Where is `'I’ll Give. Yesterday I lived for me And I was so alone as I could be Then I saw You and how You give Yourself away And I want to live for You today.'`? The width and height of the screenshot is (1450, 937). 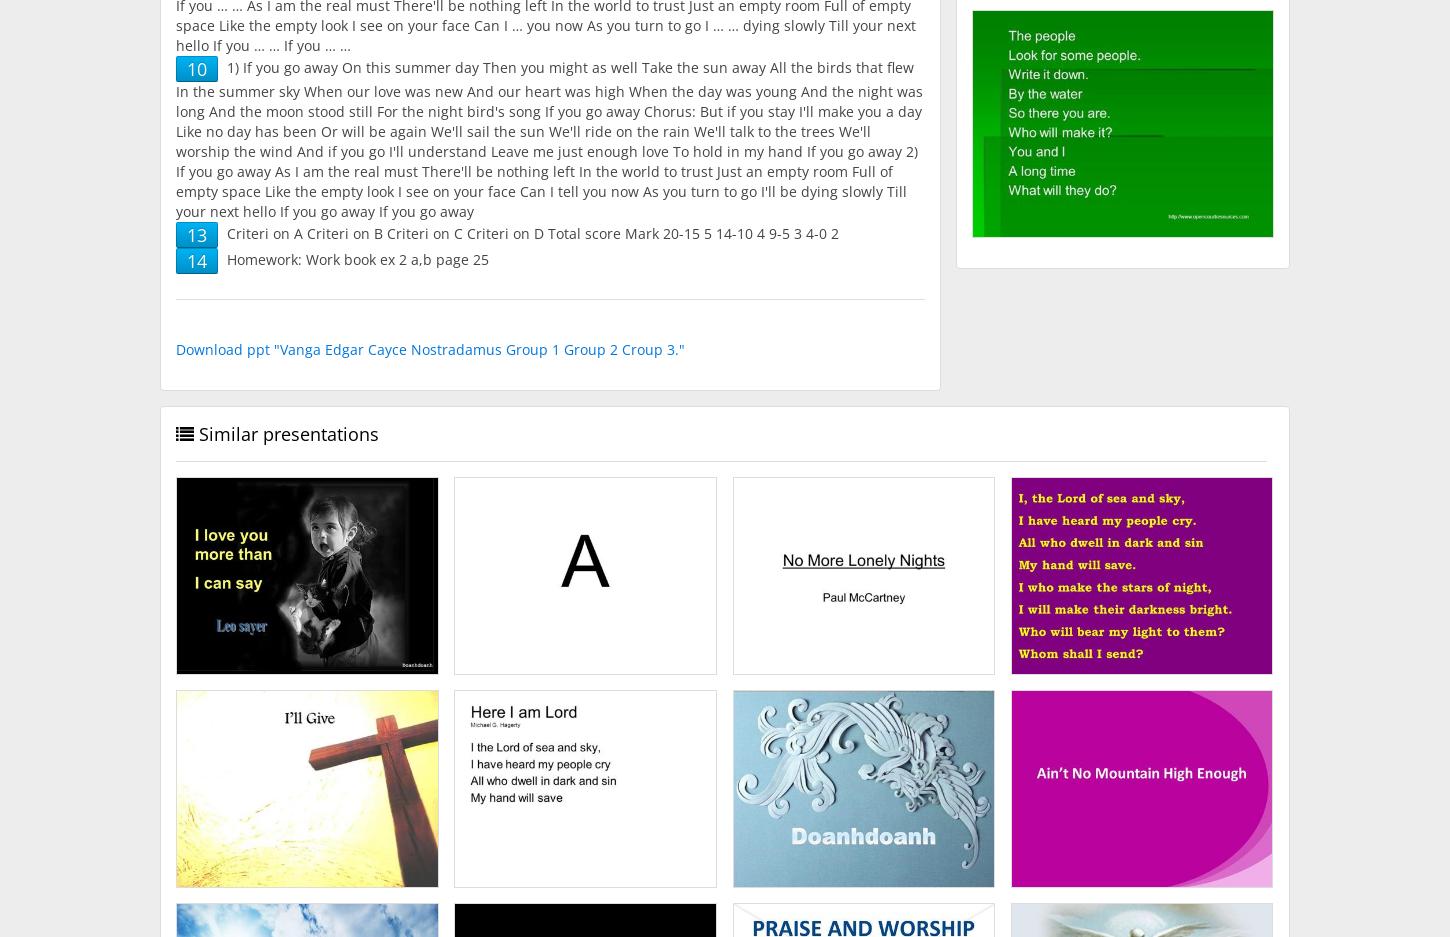 'I’ll Give. Yesterday I lived for me And I was so alone as I could be Then I saw You and how You give Yourself away And I want to live for You today.' is located at coordinates (306, 792).